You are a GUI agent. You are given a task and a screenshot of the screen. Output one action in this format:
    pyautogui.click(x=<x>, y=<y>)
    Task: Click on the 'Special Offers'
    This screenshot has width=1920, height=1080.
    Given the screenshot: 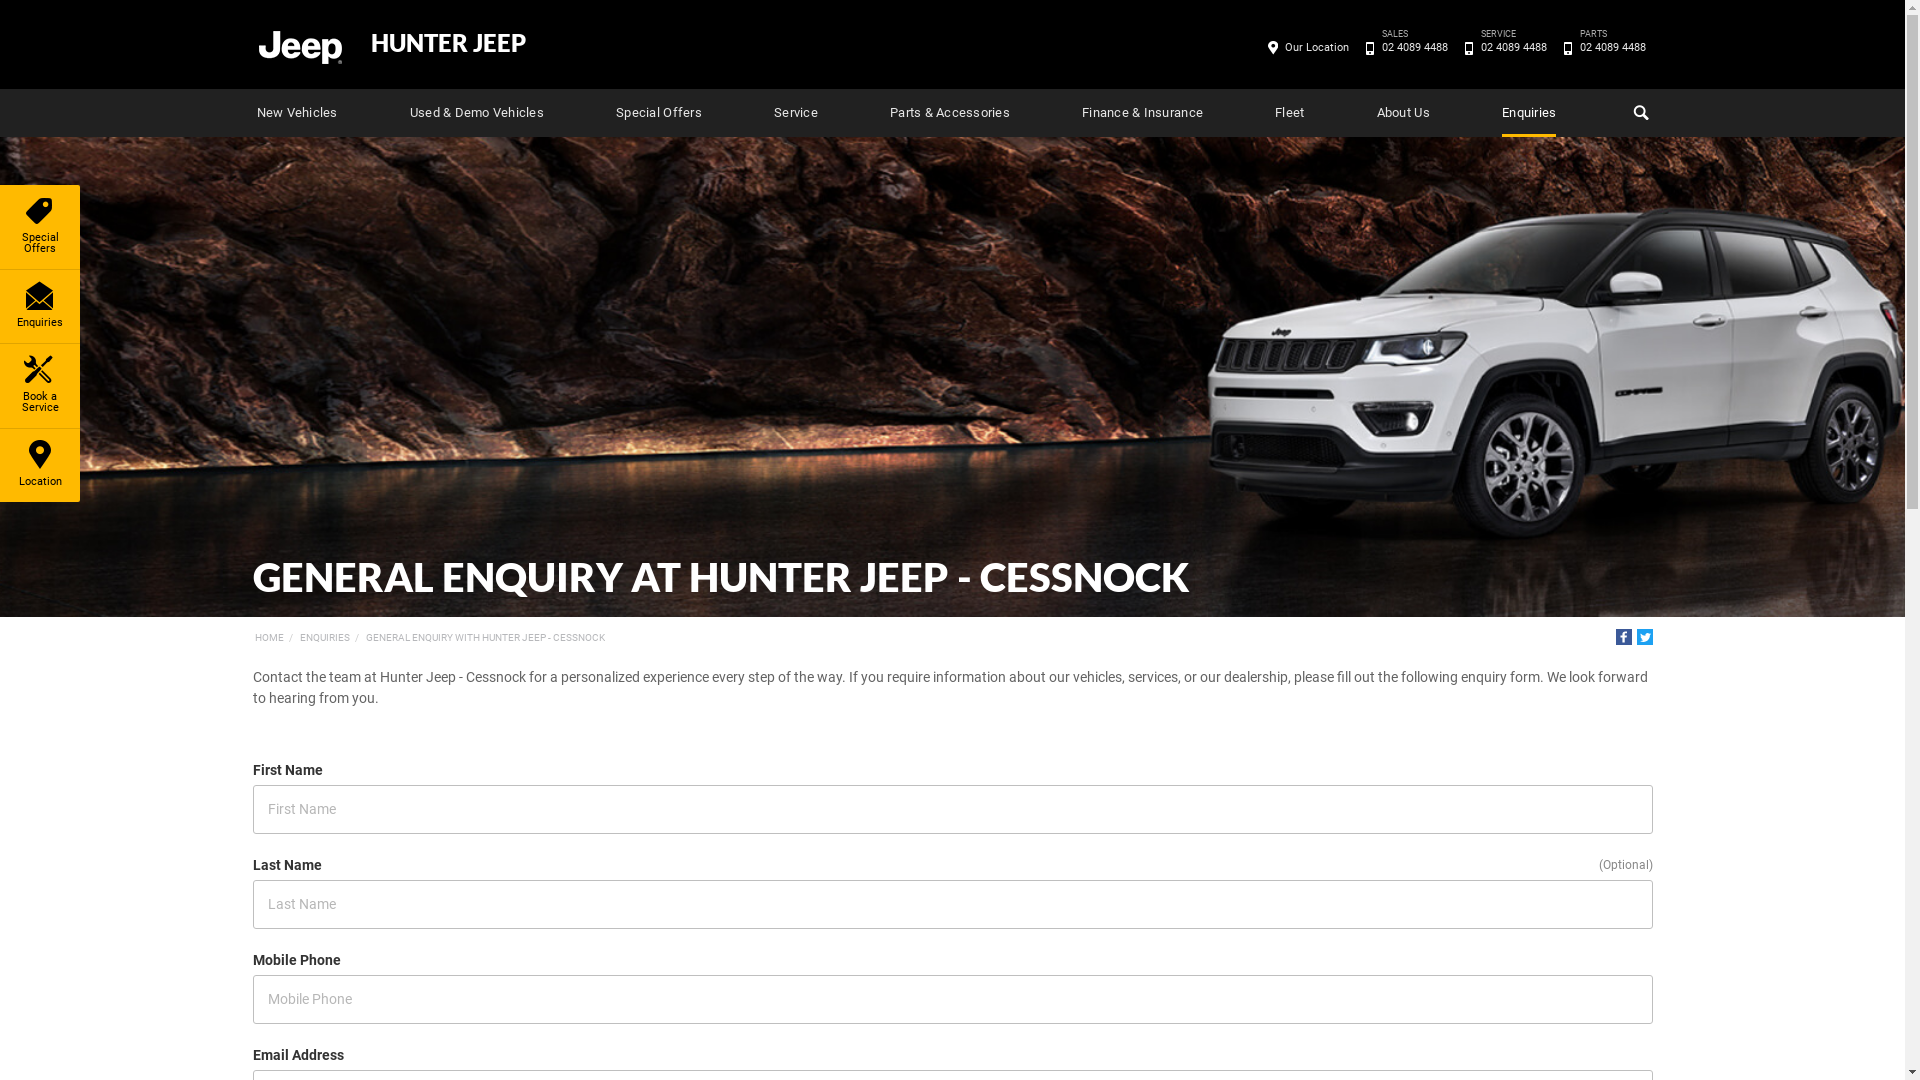 What is the action you would take?
    pyautogui.click(x=39, y=226)
    